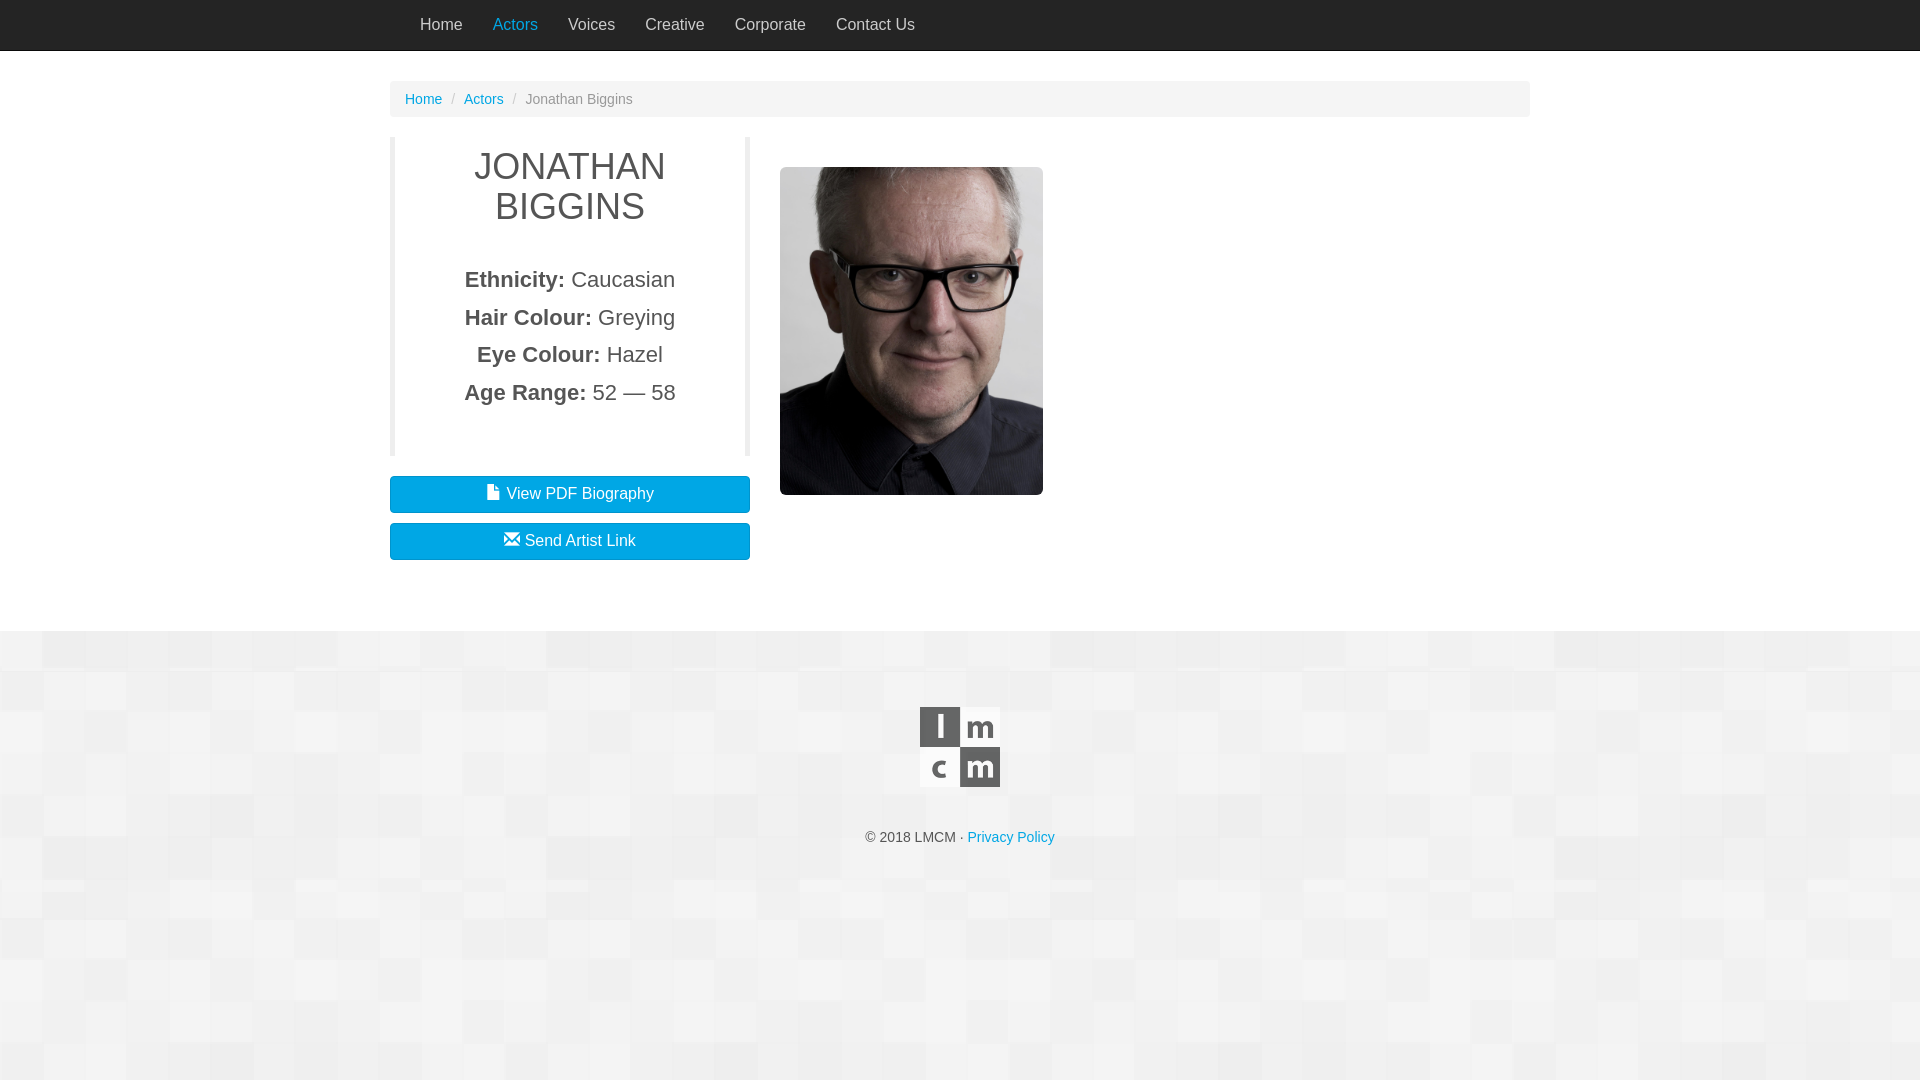  What do you see at coordinates (675, 24) in the screenshot?
I see `'Creative'` at bounding box center [675, 24].